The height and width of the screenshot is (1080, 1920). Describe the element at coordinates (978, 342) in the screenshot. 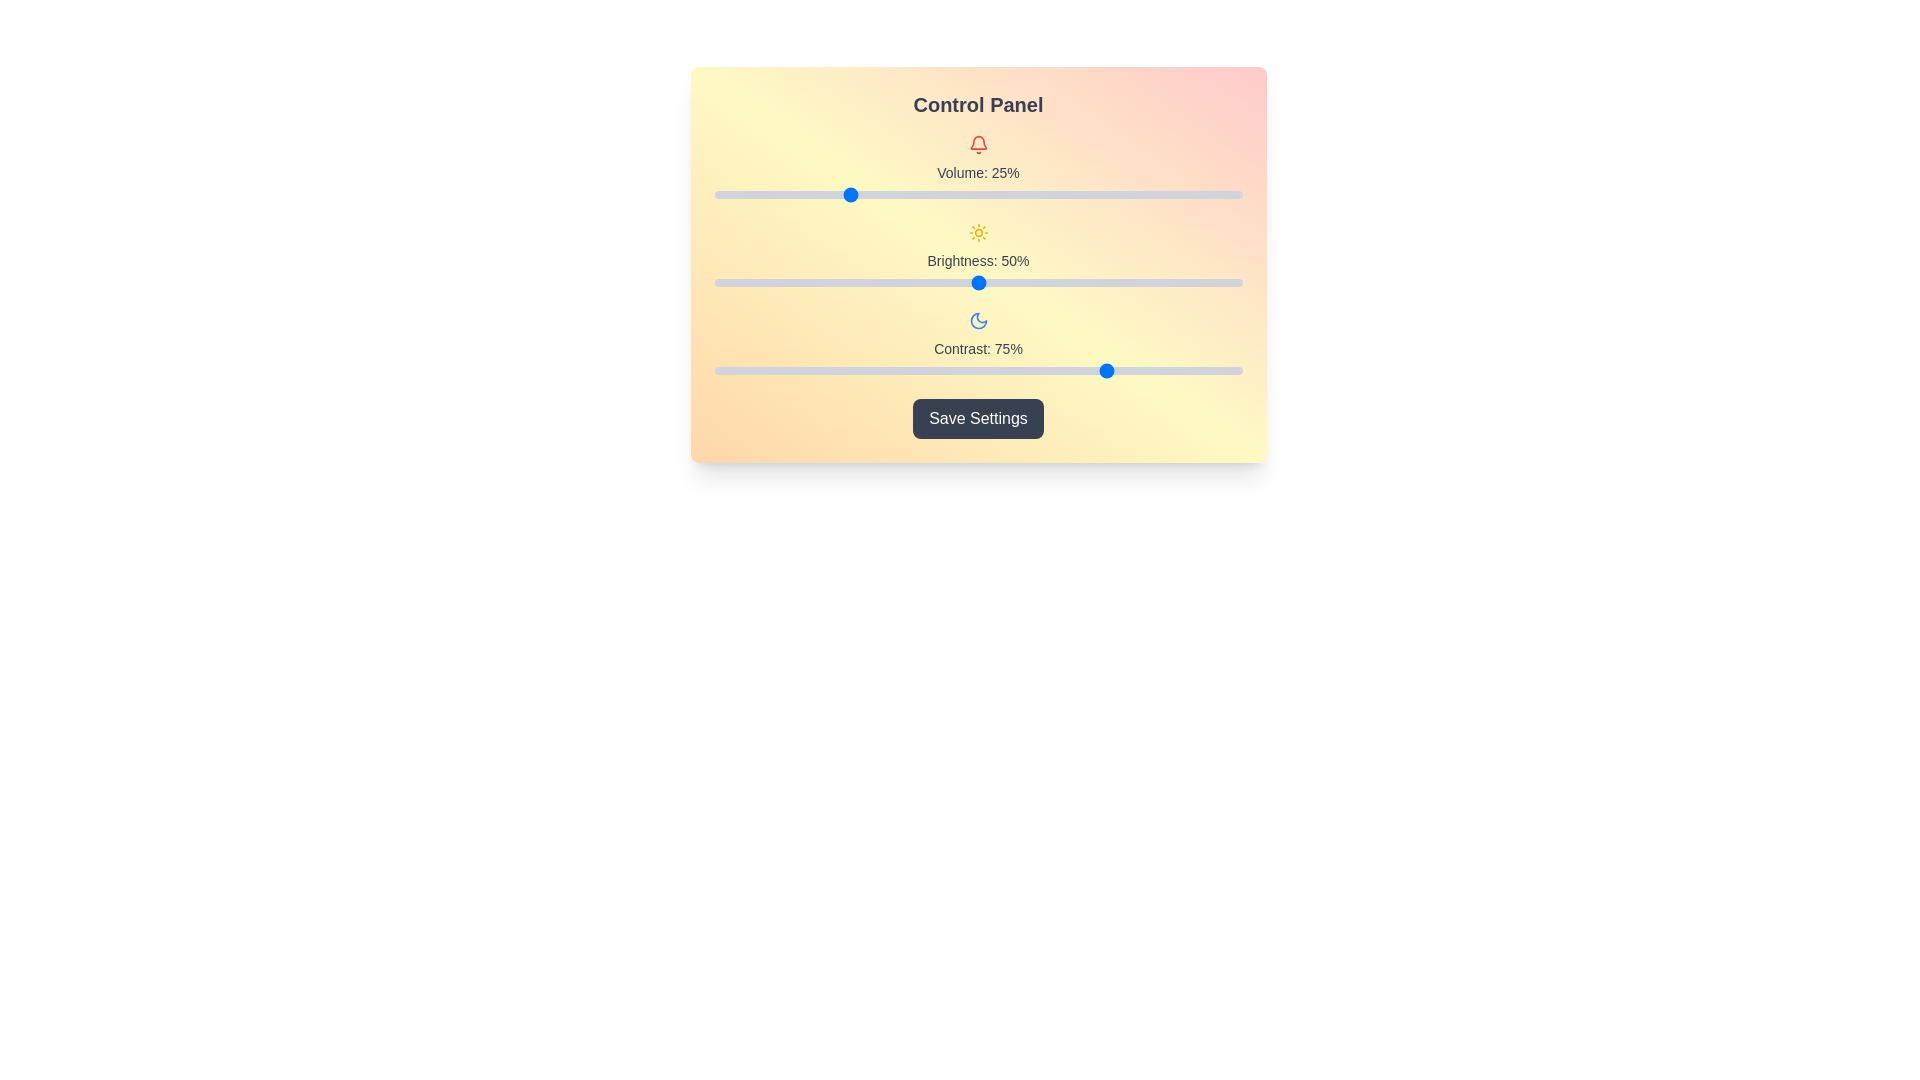

I see `the Range Slider labeled 'Contrast: 75%' which features a blue moon icon above it to set a contrast level` at that location.